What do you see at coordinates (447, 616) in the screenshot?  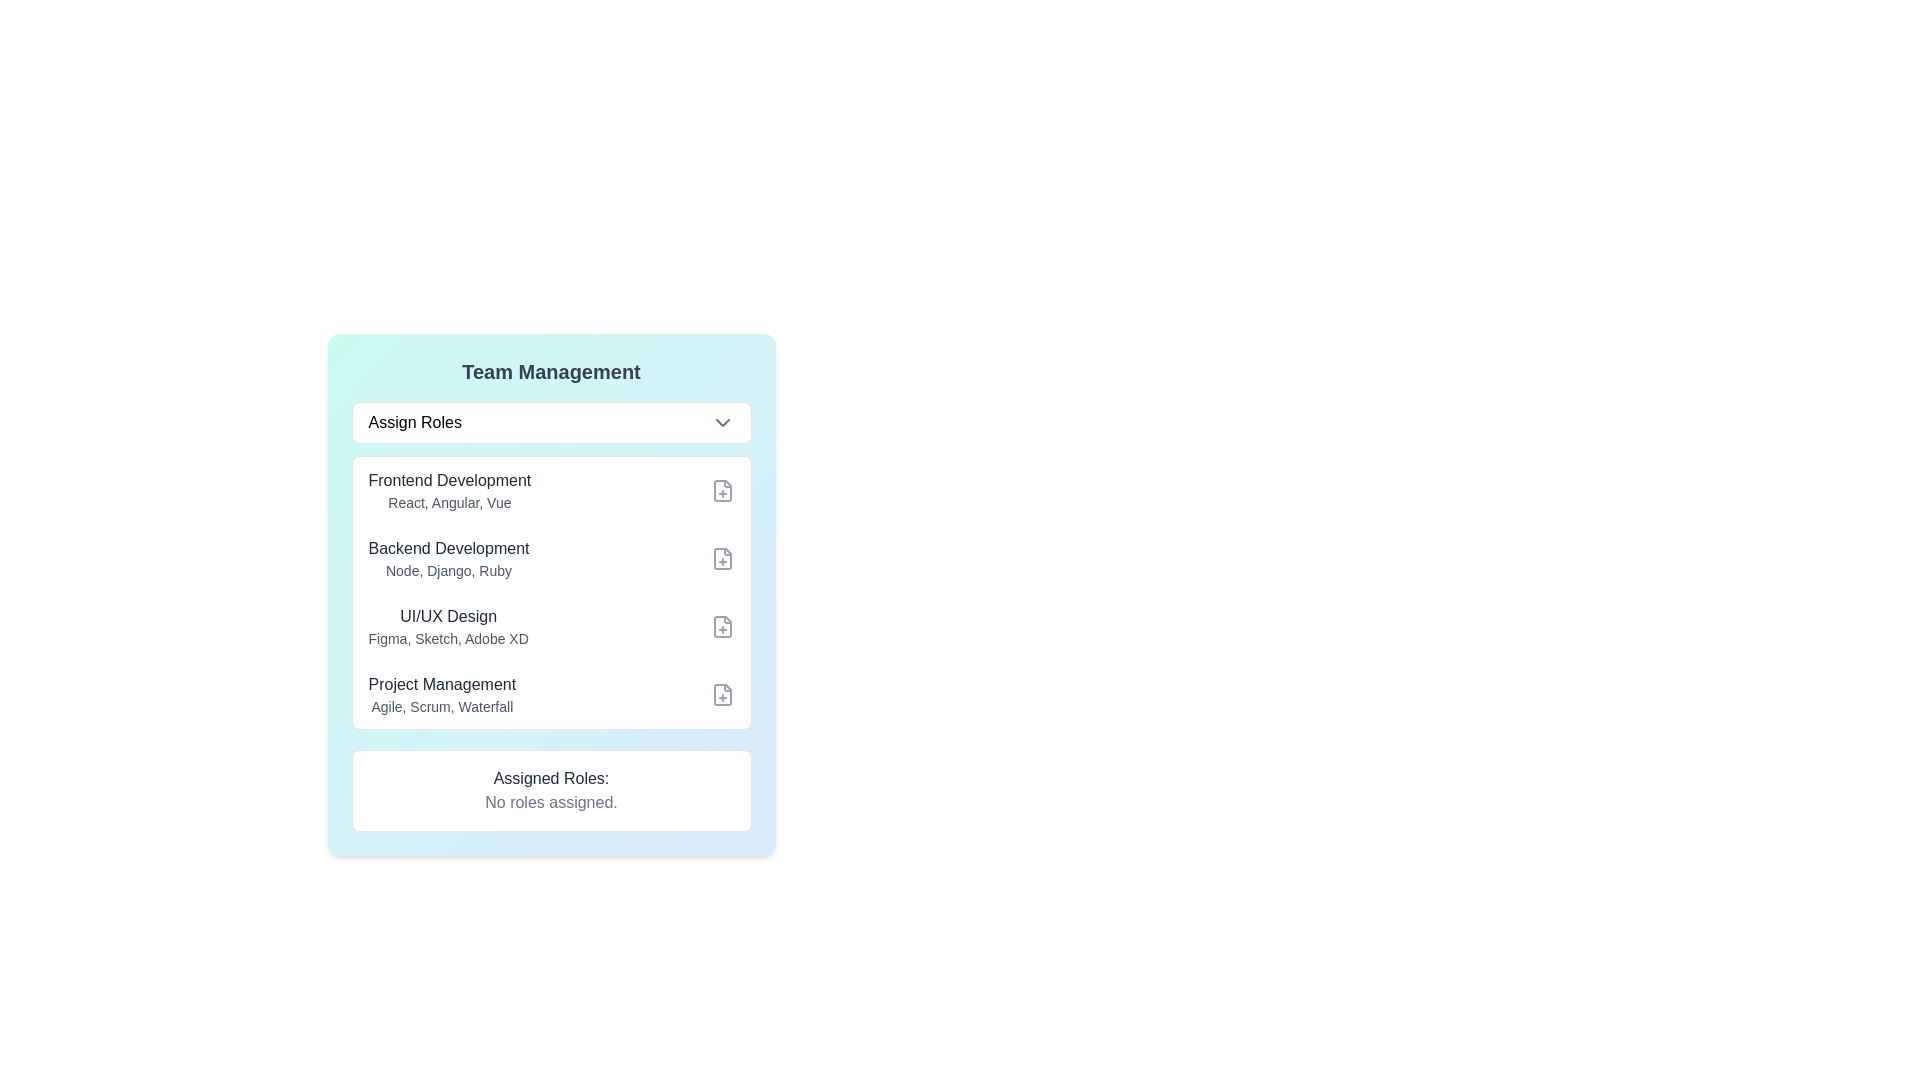 I see `the Text Label serving as the title for the 'UI/UX Design' role, which is positioned in the third row of the 'Team Management' card, above the text 'Figma, Sketch, Adobe XD'` at bounding box center [447, 616].